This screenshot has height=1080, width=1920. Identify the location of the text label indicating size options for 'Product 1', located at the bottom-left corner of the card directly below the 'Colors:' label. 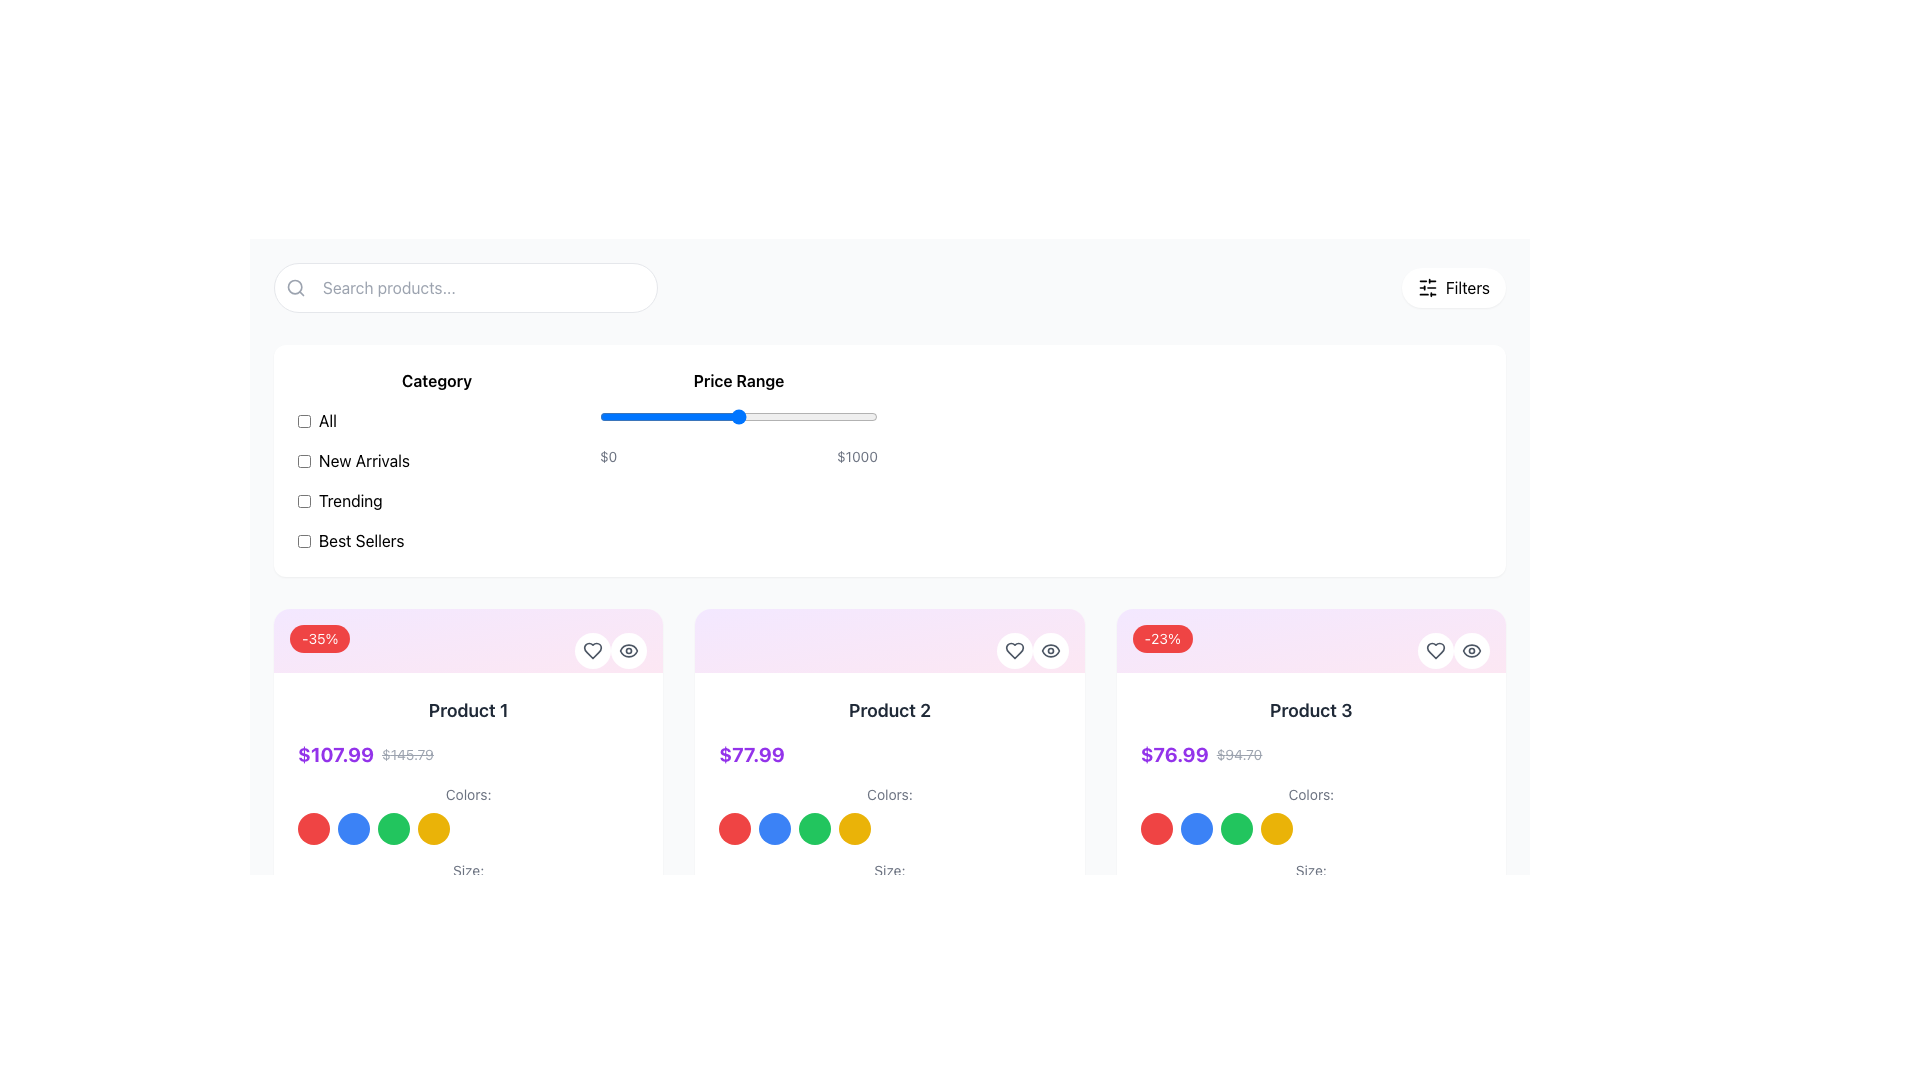
(467, 870).